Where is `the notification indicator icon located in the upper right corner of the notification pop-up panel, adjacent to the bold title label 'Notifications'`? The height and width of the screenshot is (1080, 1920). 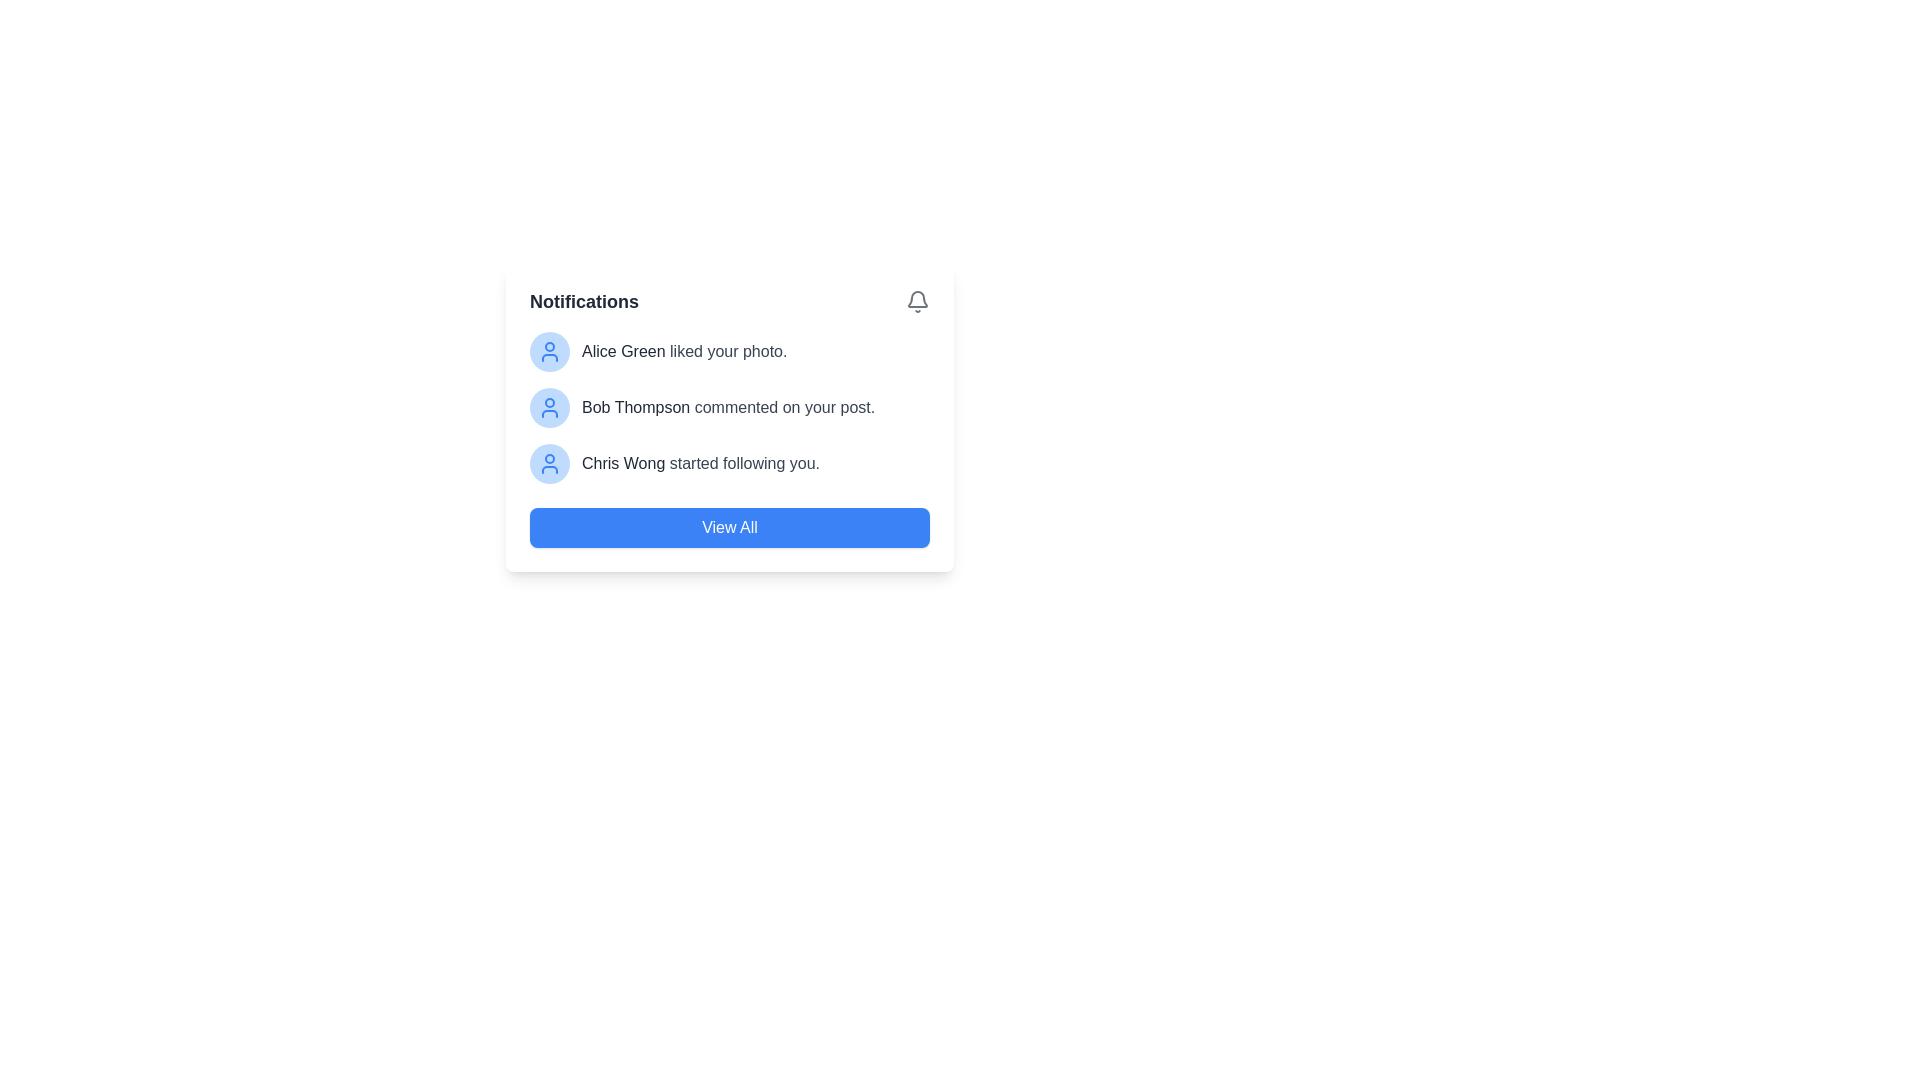 the notification indicator icon located in the upper right corner of the notification pop-up panel, adjacent to the bold title label 'Notifications' is located at coordinates (916, 301).